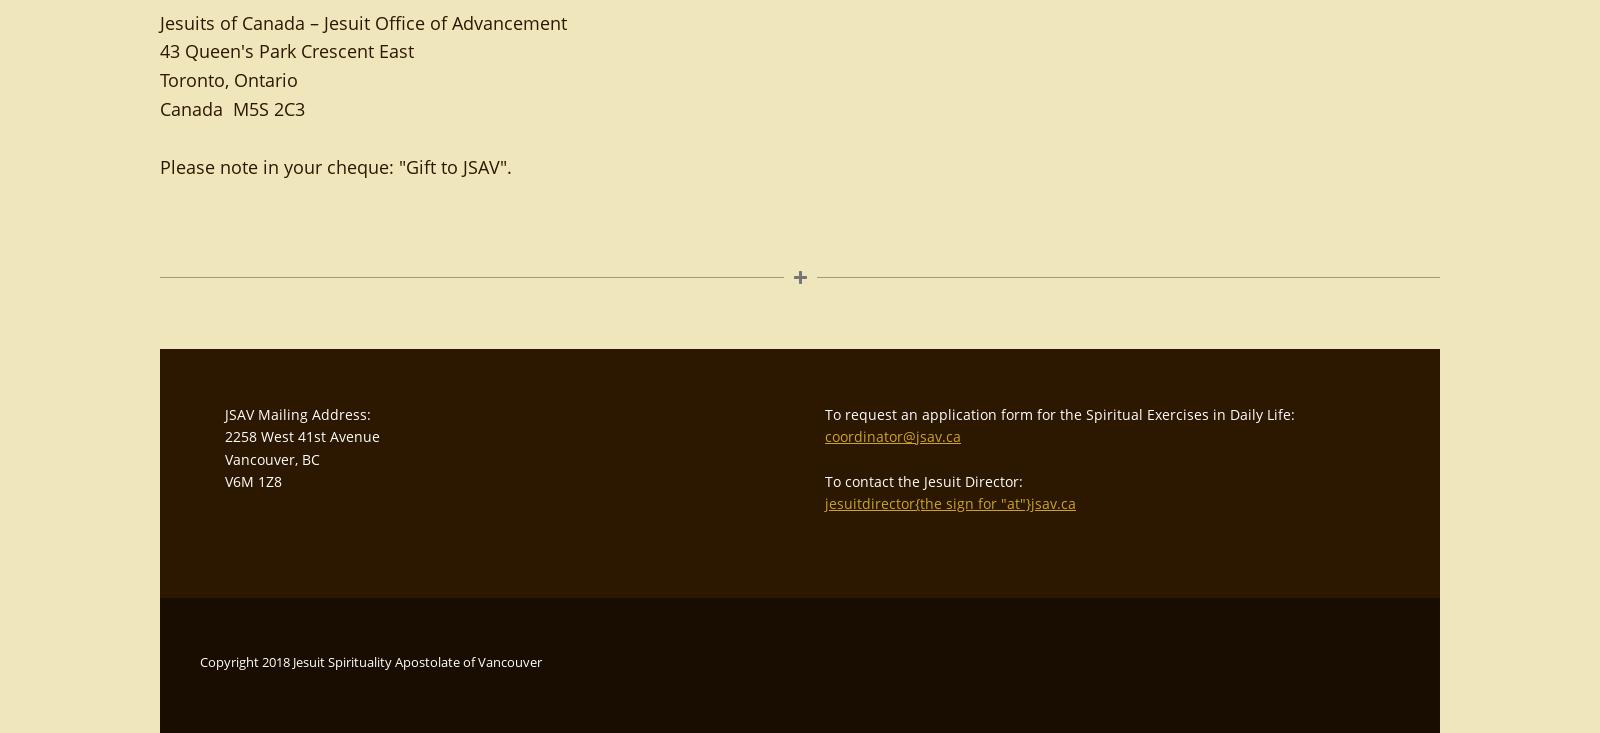  What do you see at coordinates (159, 165) in the screenshot?
I see `'Please note in your cheque: "Gift to JSAV".'` at bounding box center [159, 165].